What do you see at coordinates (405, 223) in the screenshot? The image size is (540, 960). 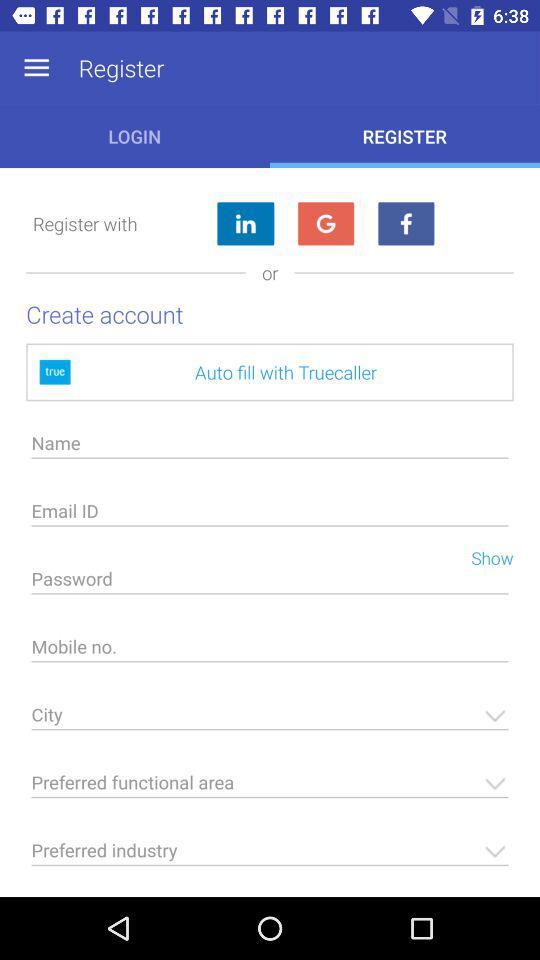 I see `the button next to g` at bounding box center [405, 223].